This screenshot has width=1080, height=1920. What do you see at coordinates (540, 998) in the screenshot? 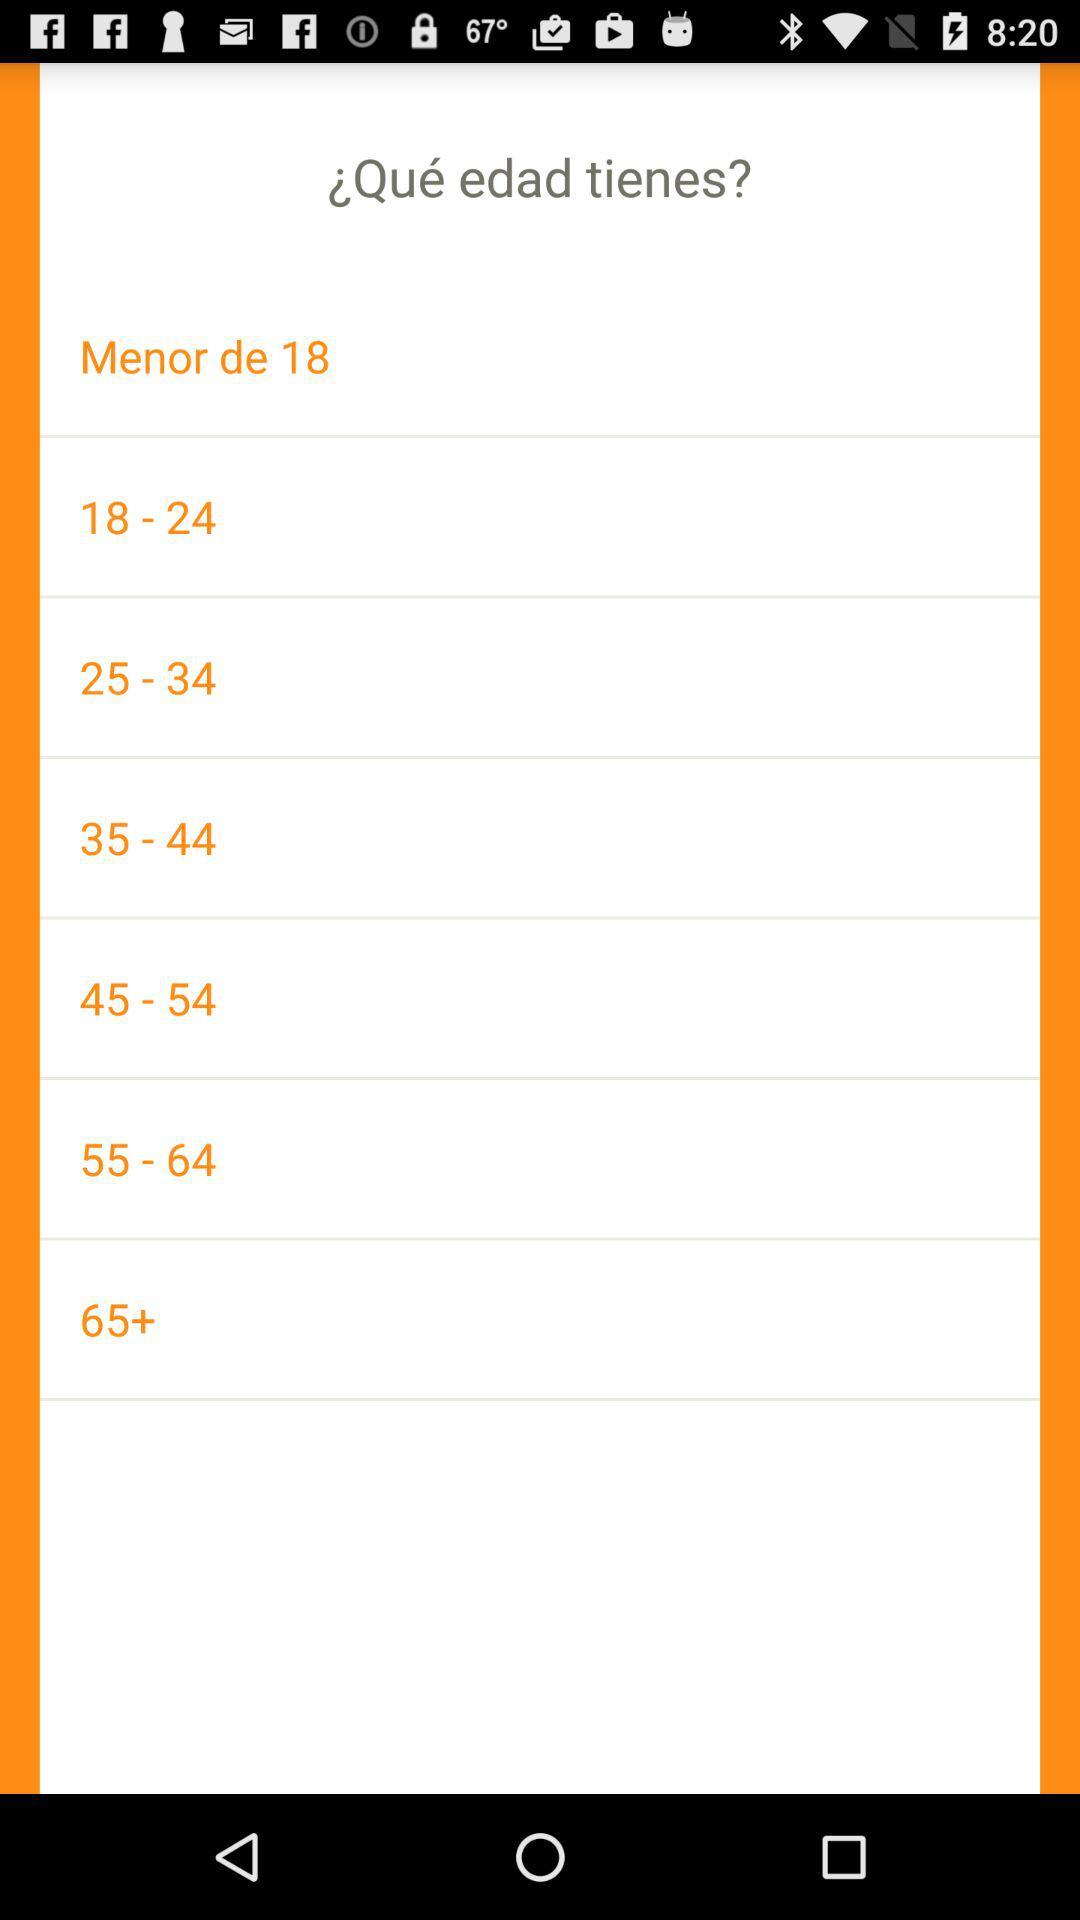
I see `icon above 55 - 64` at bounding box center [540, 998].